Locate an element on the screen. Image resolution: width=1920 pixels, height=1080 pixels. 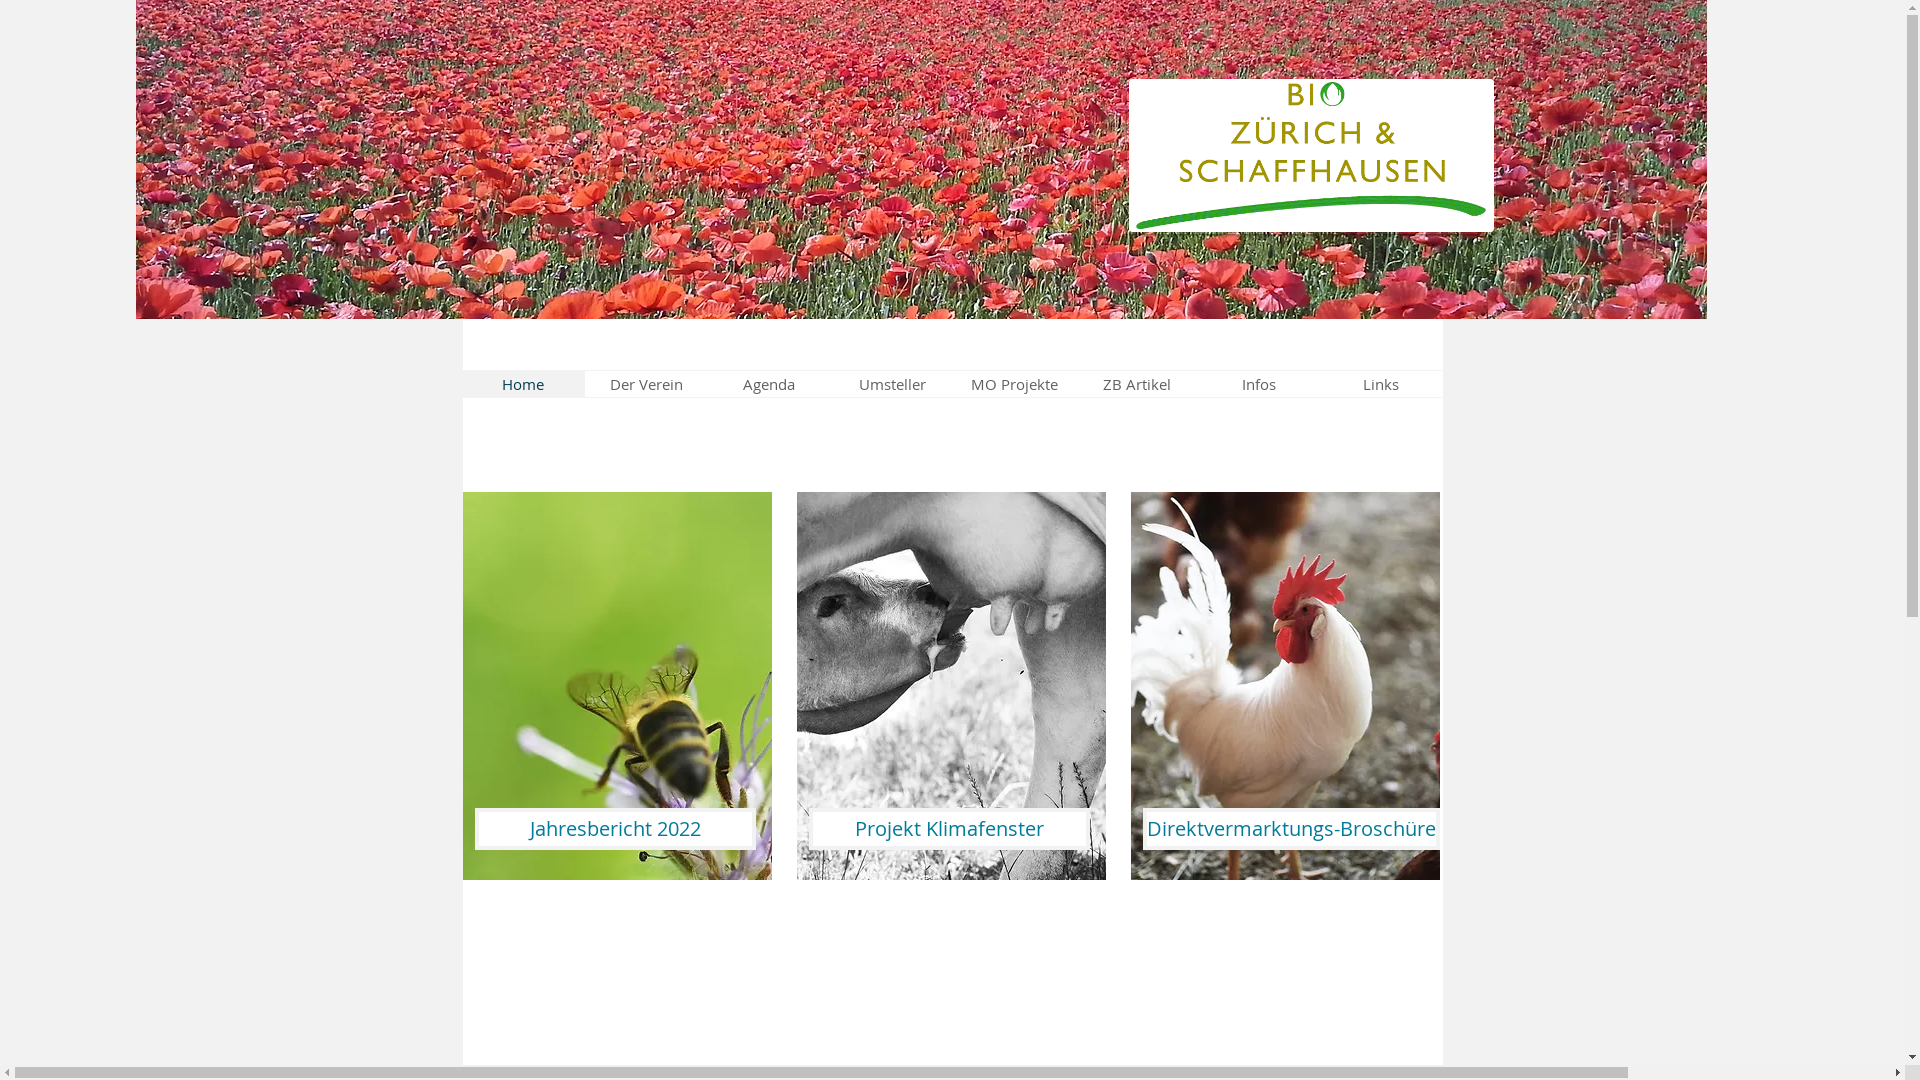
'Agenda' is located at coordinates (768, 384).